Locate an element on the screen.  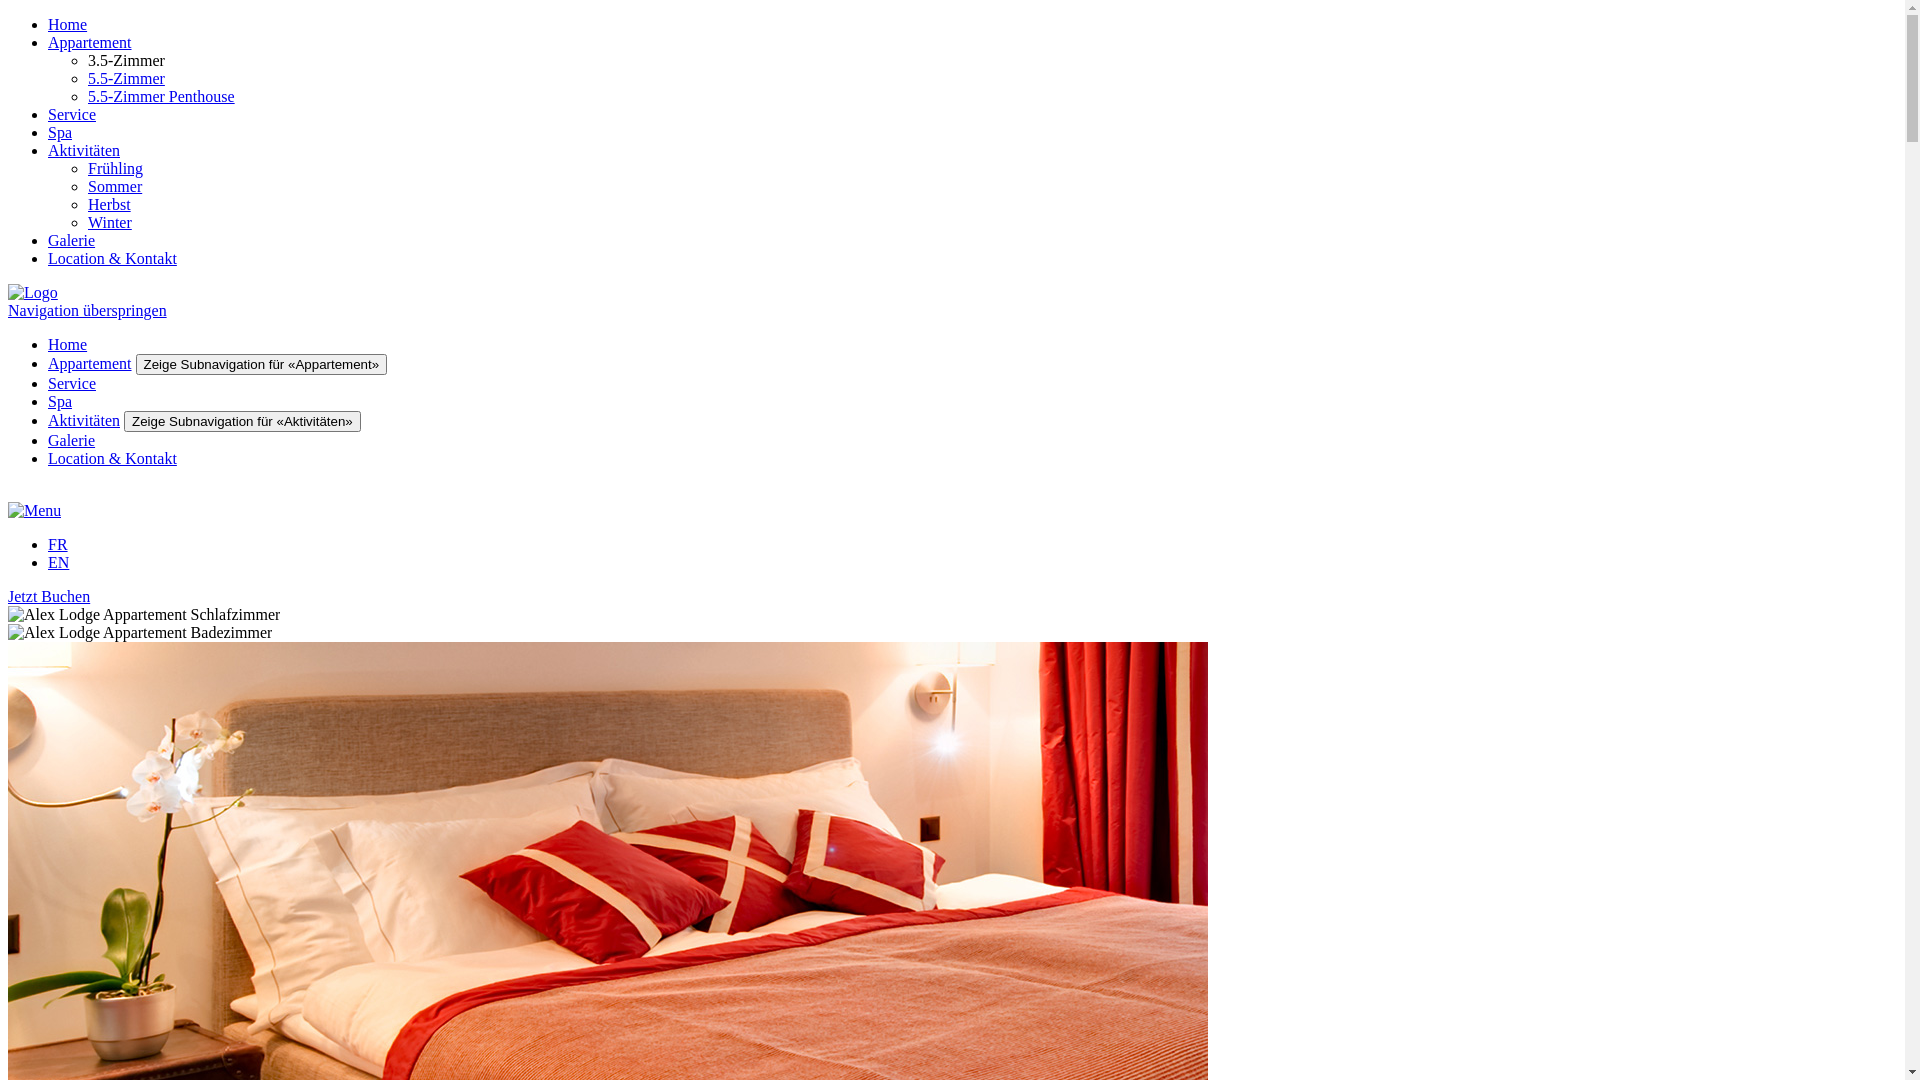
'Galerie' is located at coordinates (48, 239).